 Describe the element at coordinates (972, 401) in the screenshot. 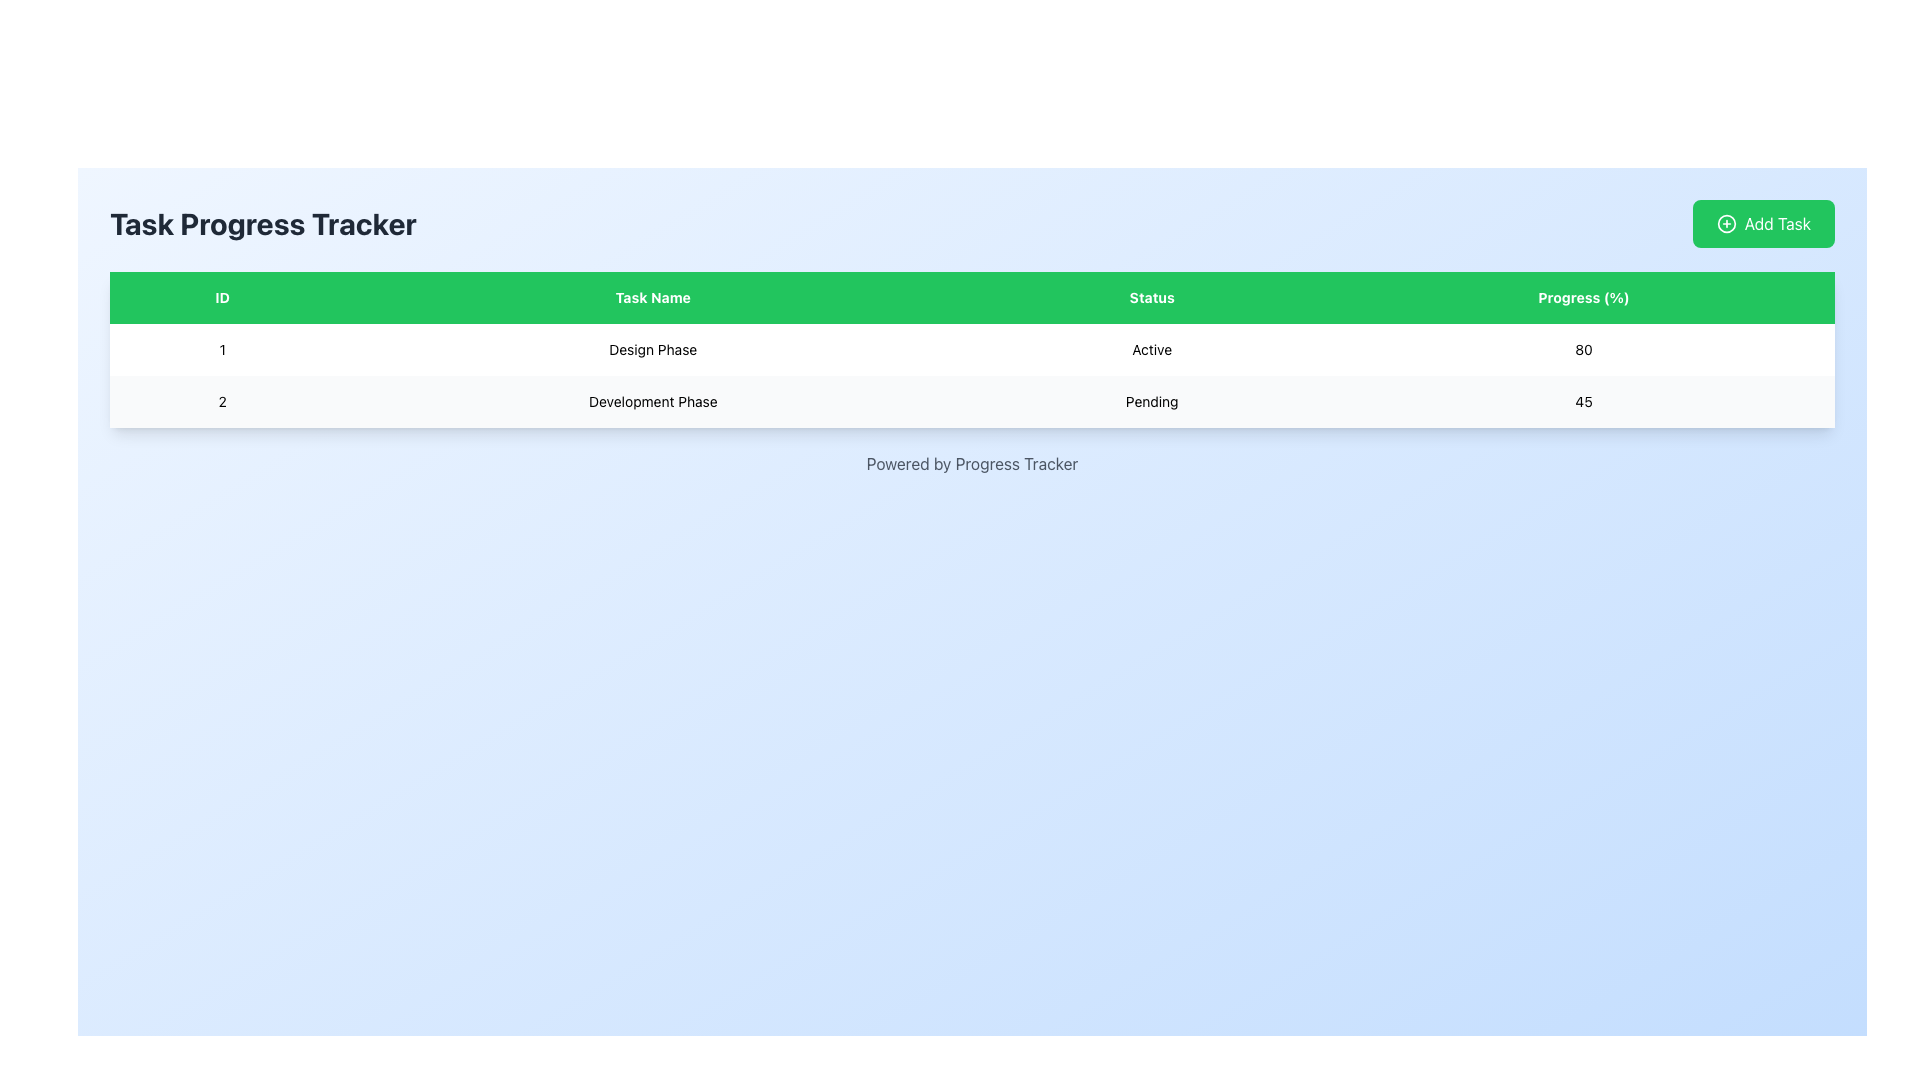

I see `information contained within the second row of the table displaying ID '2', Task Name 'Development Phase', Status 'Pending', and Progress '45'` at that location.